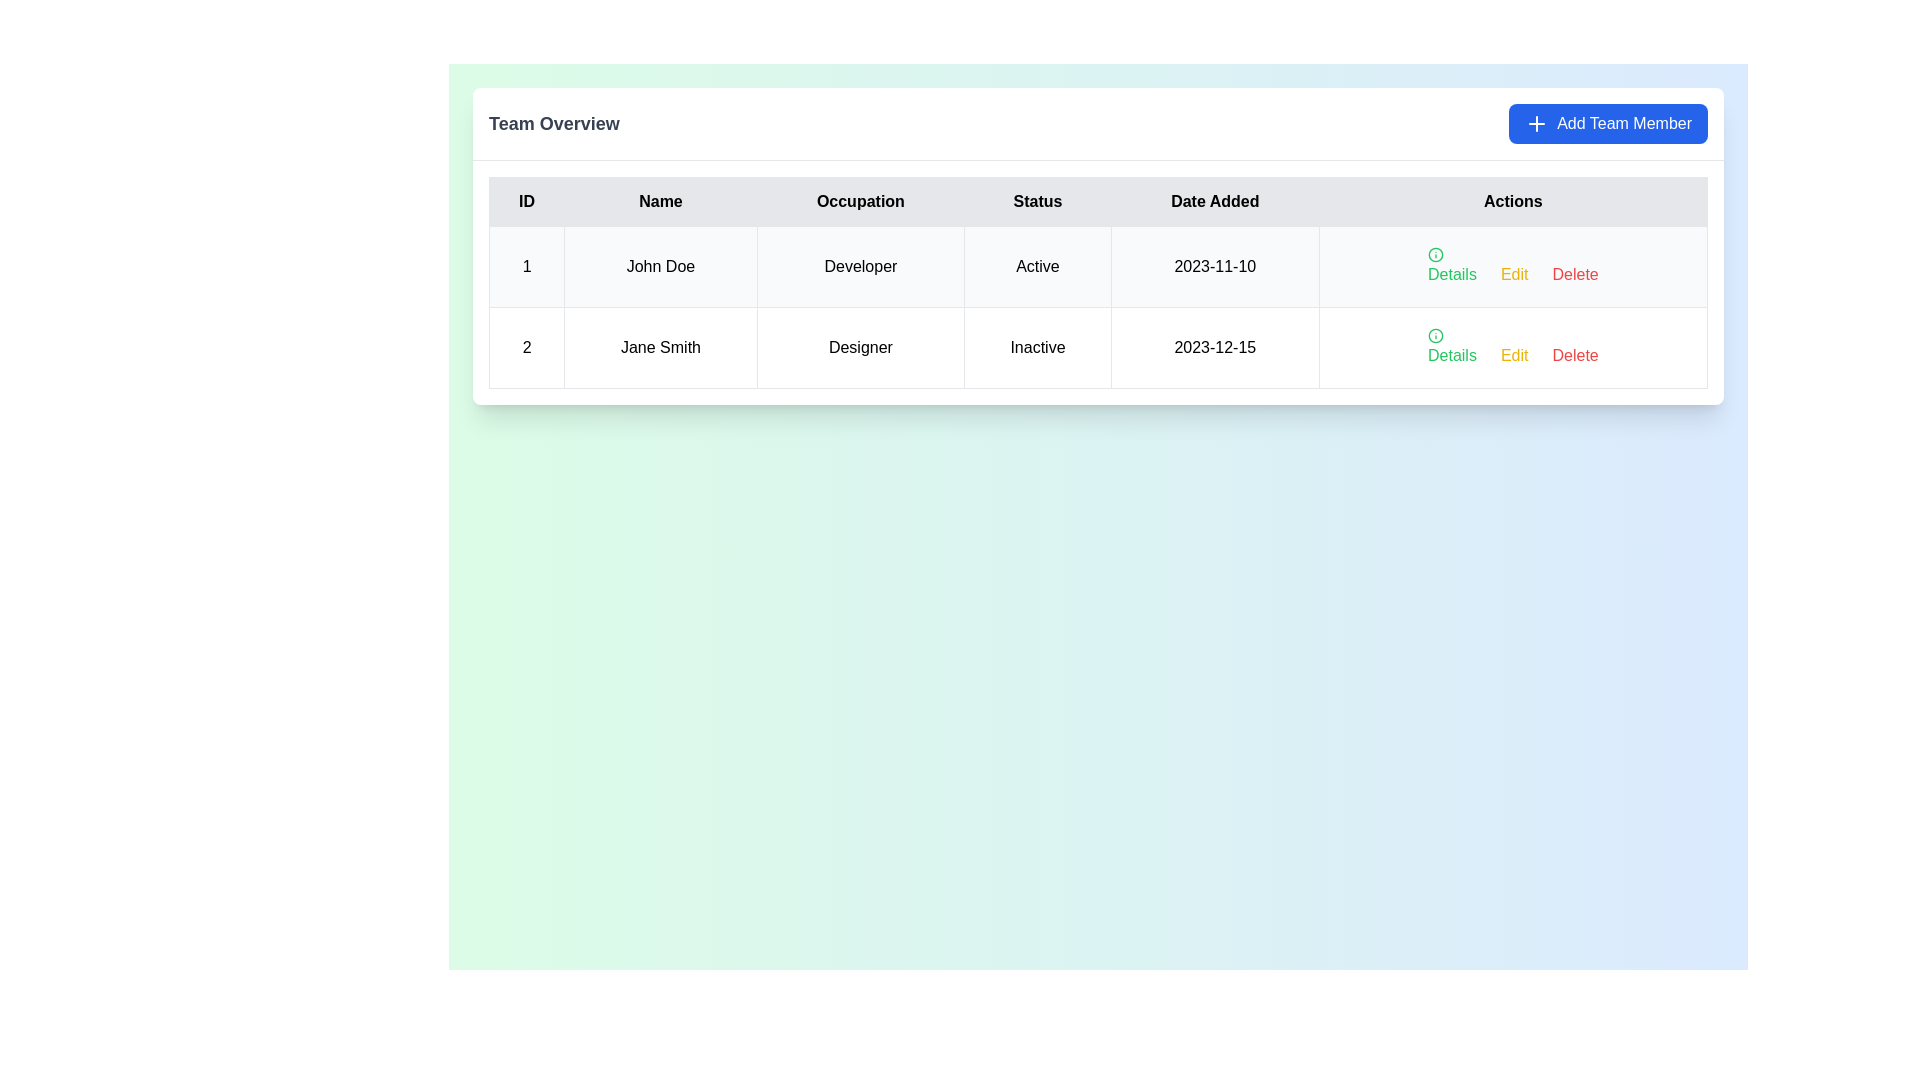 The image size is (1920, 1080). I want to click on text 'Date Added' from the header cell of the 'Date Added' column, which is located in the fifth column of the table's header row, so click(1214, 201).